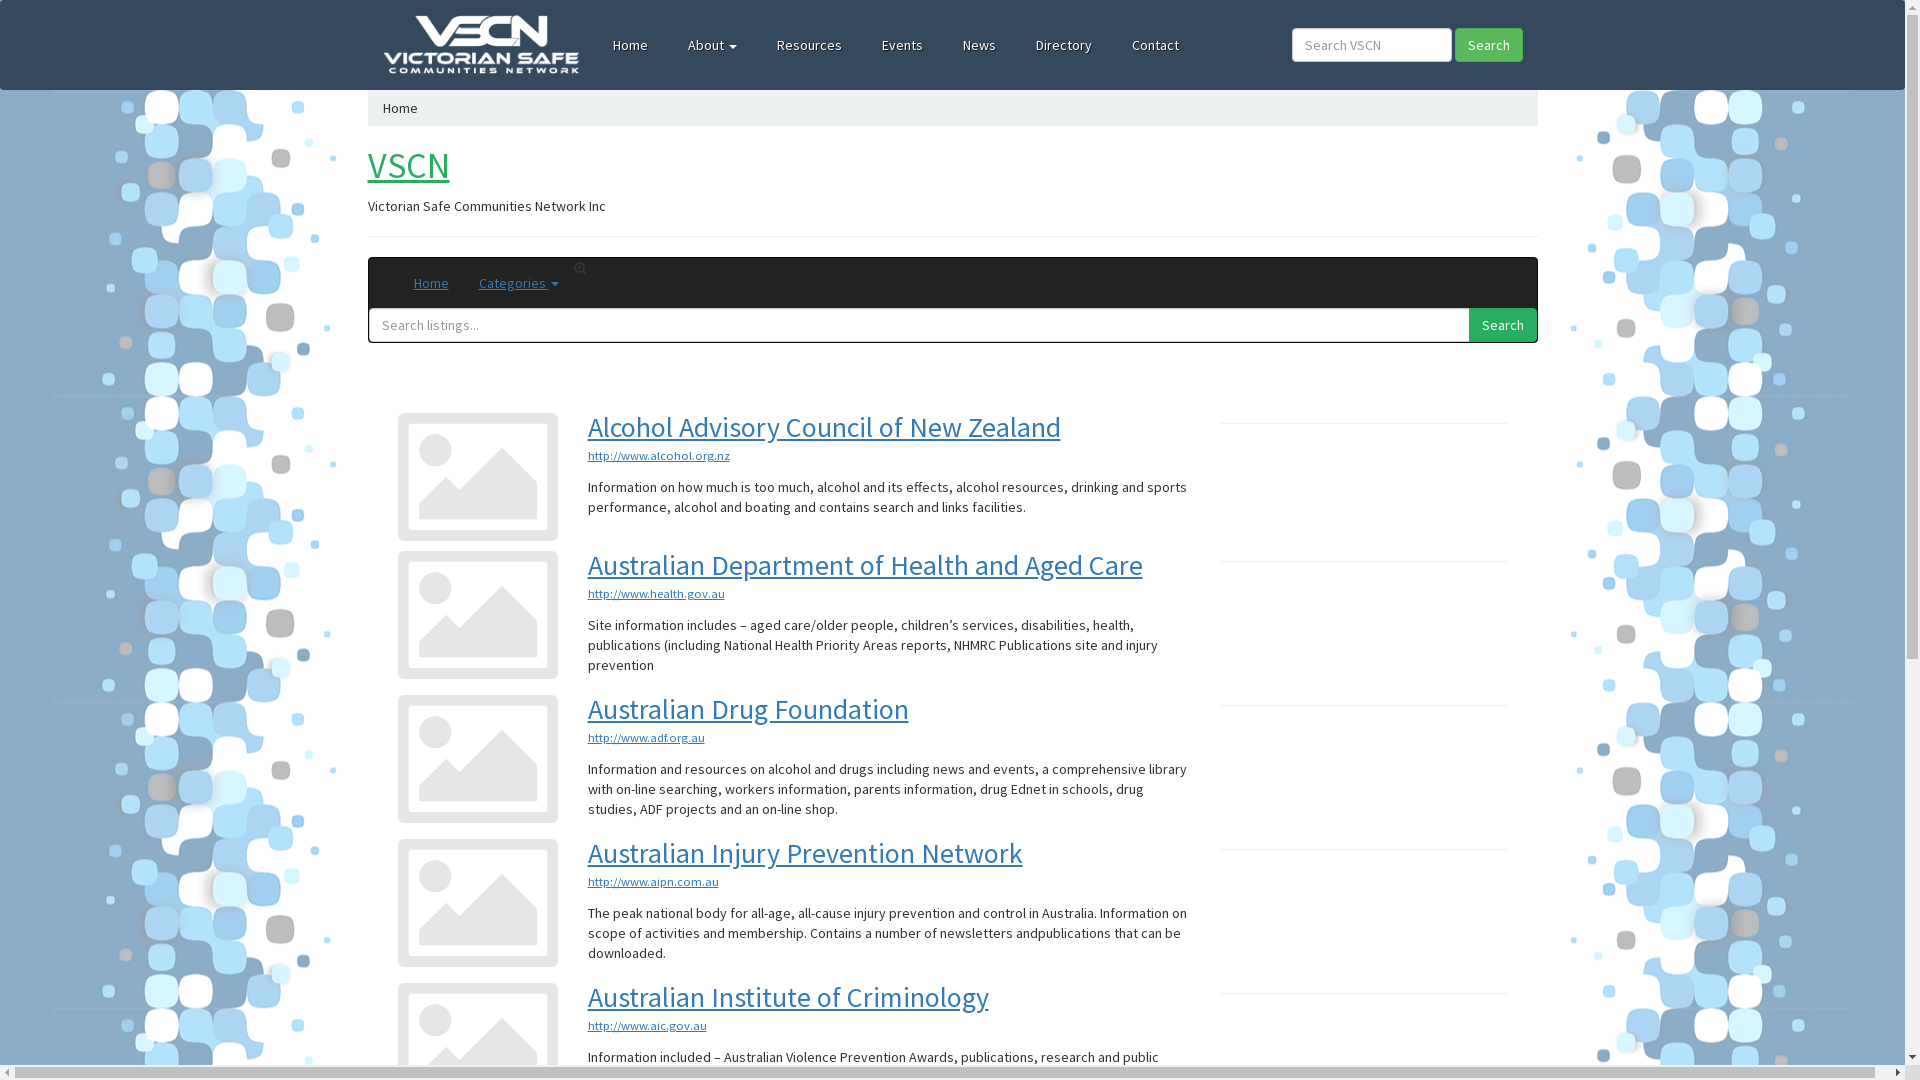  I want to click on 'VSCN', so click(407, 164).